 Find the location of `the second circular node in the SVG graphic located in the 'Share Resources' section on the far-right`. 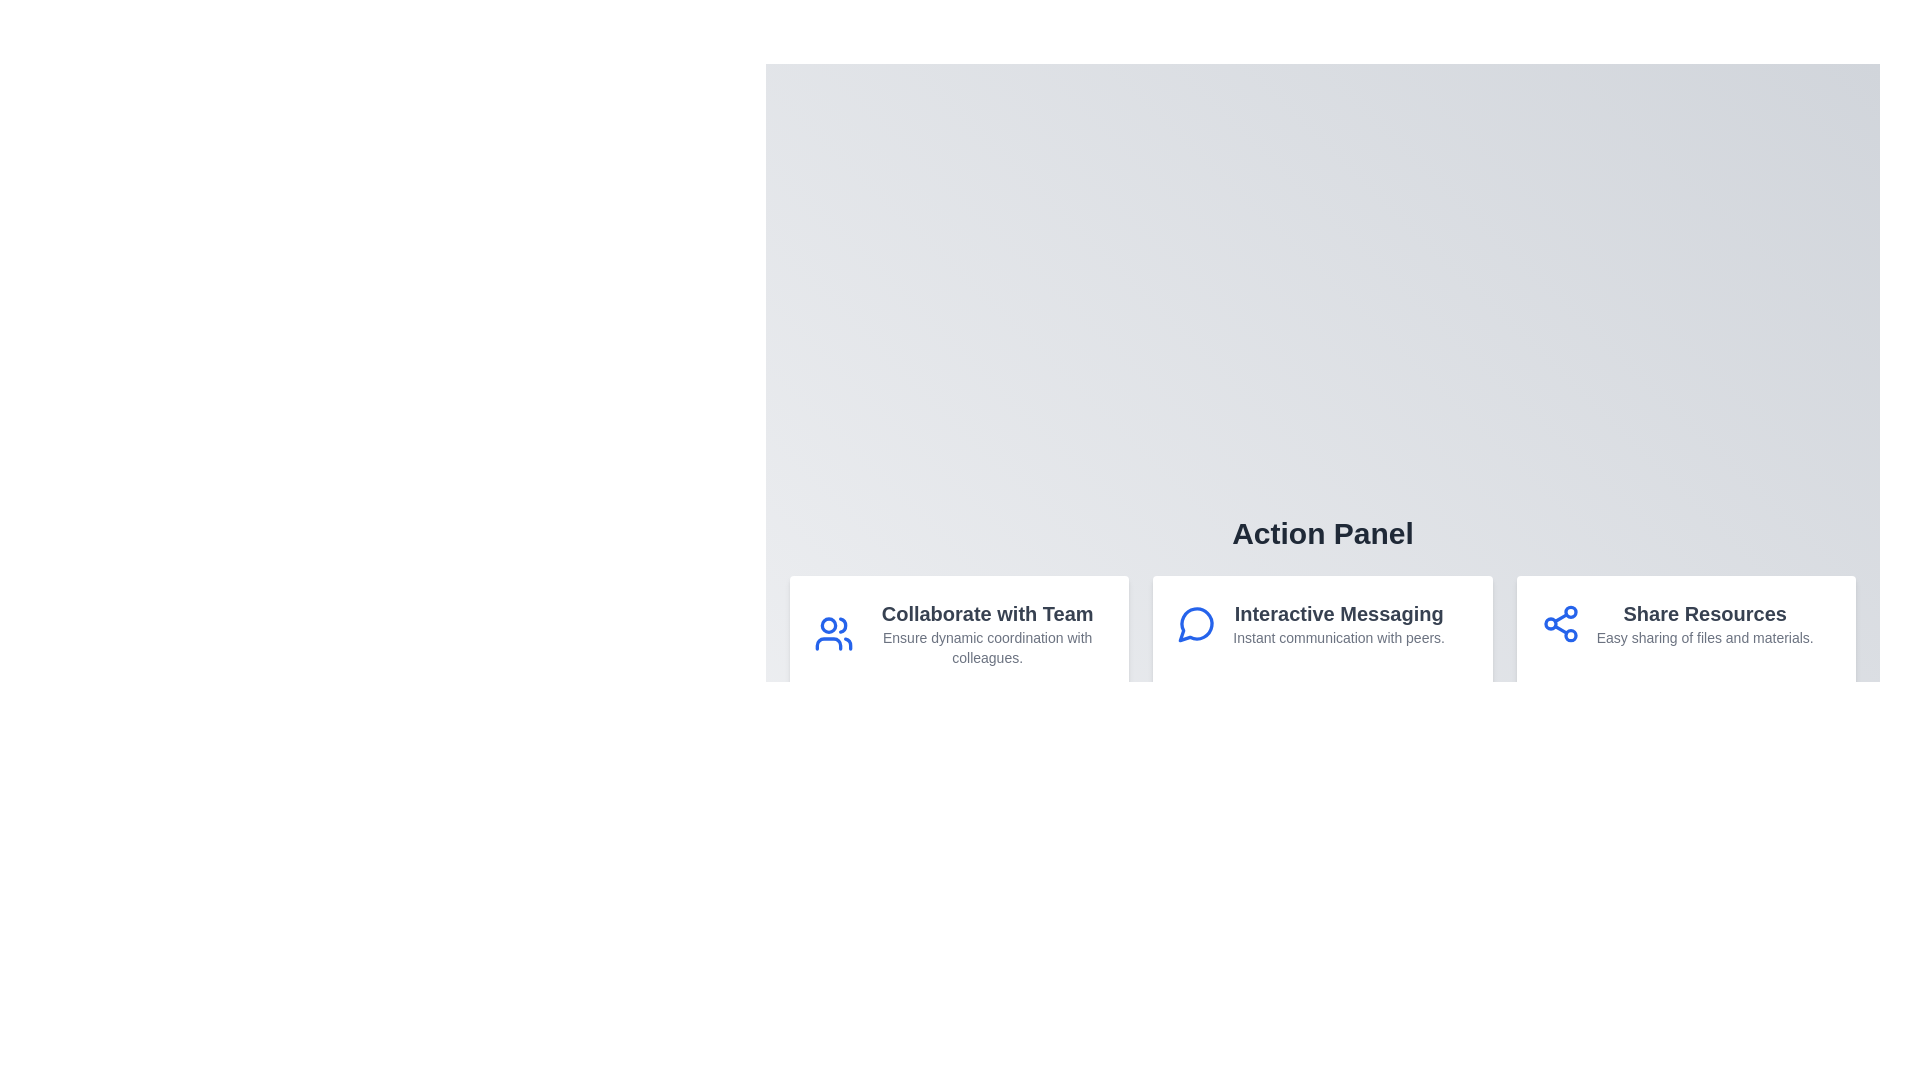

the second circular node in the SVG graphic located in the 'Share Resources' section on the far-right is located at coordinates (1549, 623).